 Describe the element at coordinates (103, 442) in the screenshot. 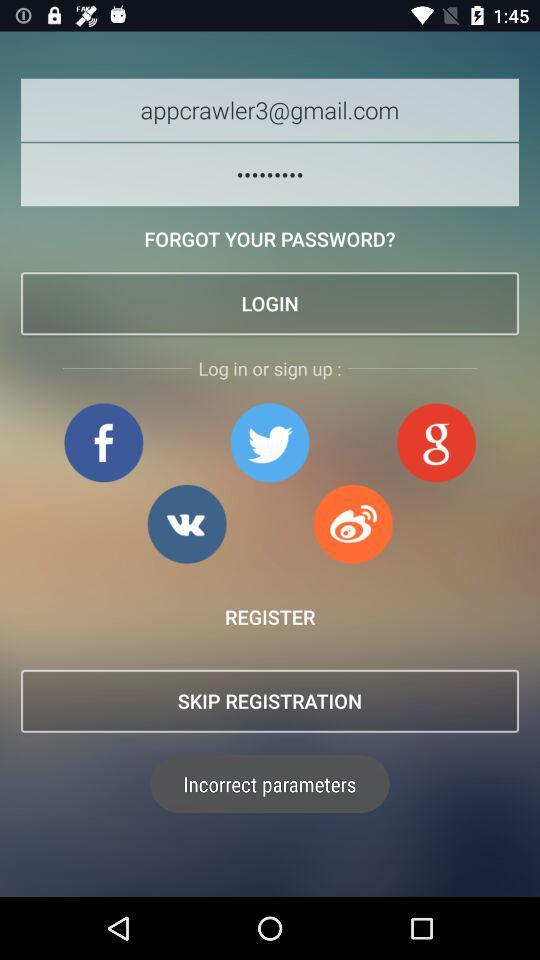

I see `facebook page` at that location.